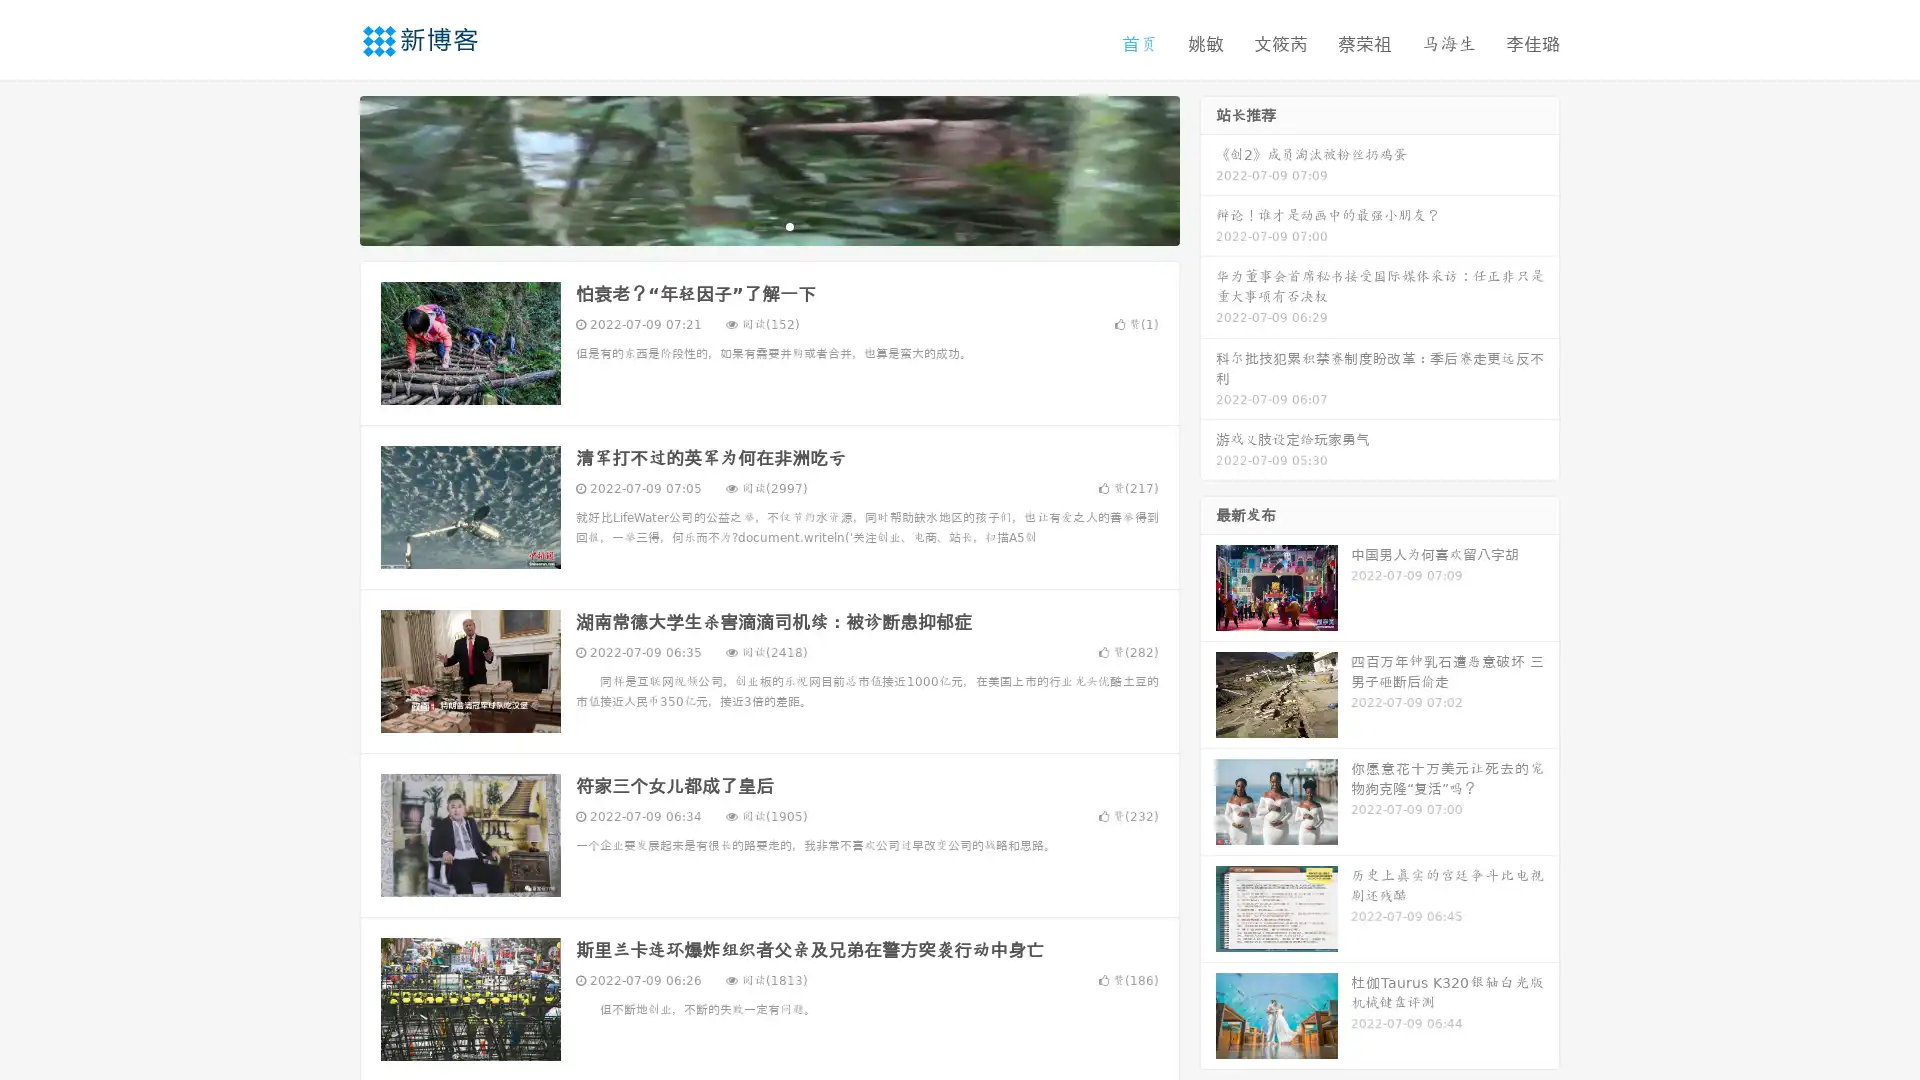 This screenshot has width=1920, height=1080. What do you see at coordinates (789, 225) in the screenshot?
I see `Go to slide 3` at bounding box center [789, 225].